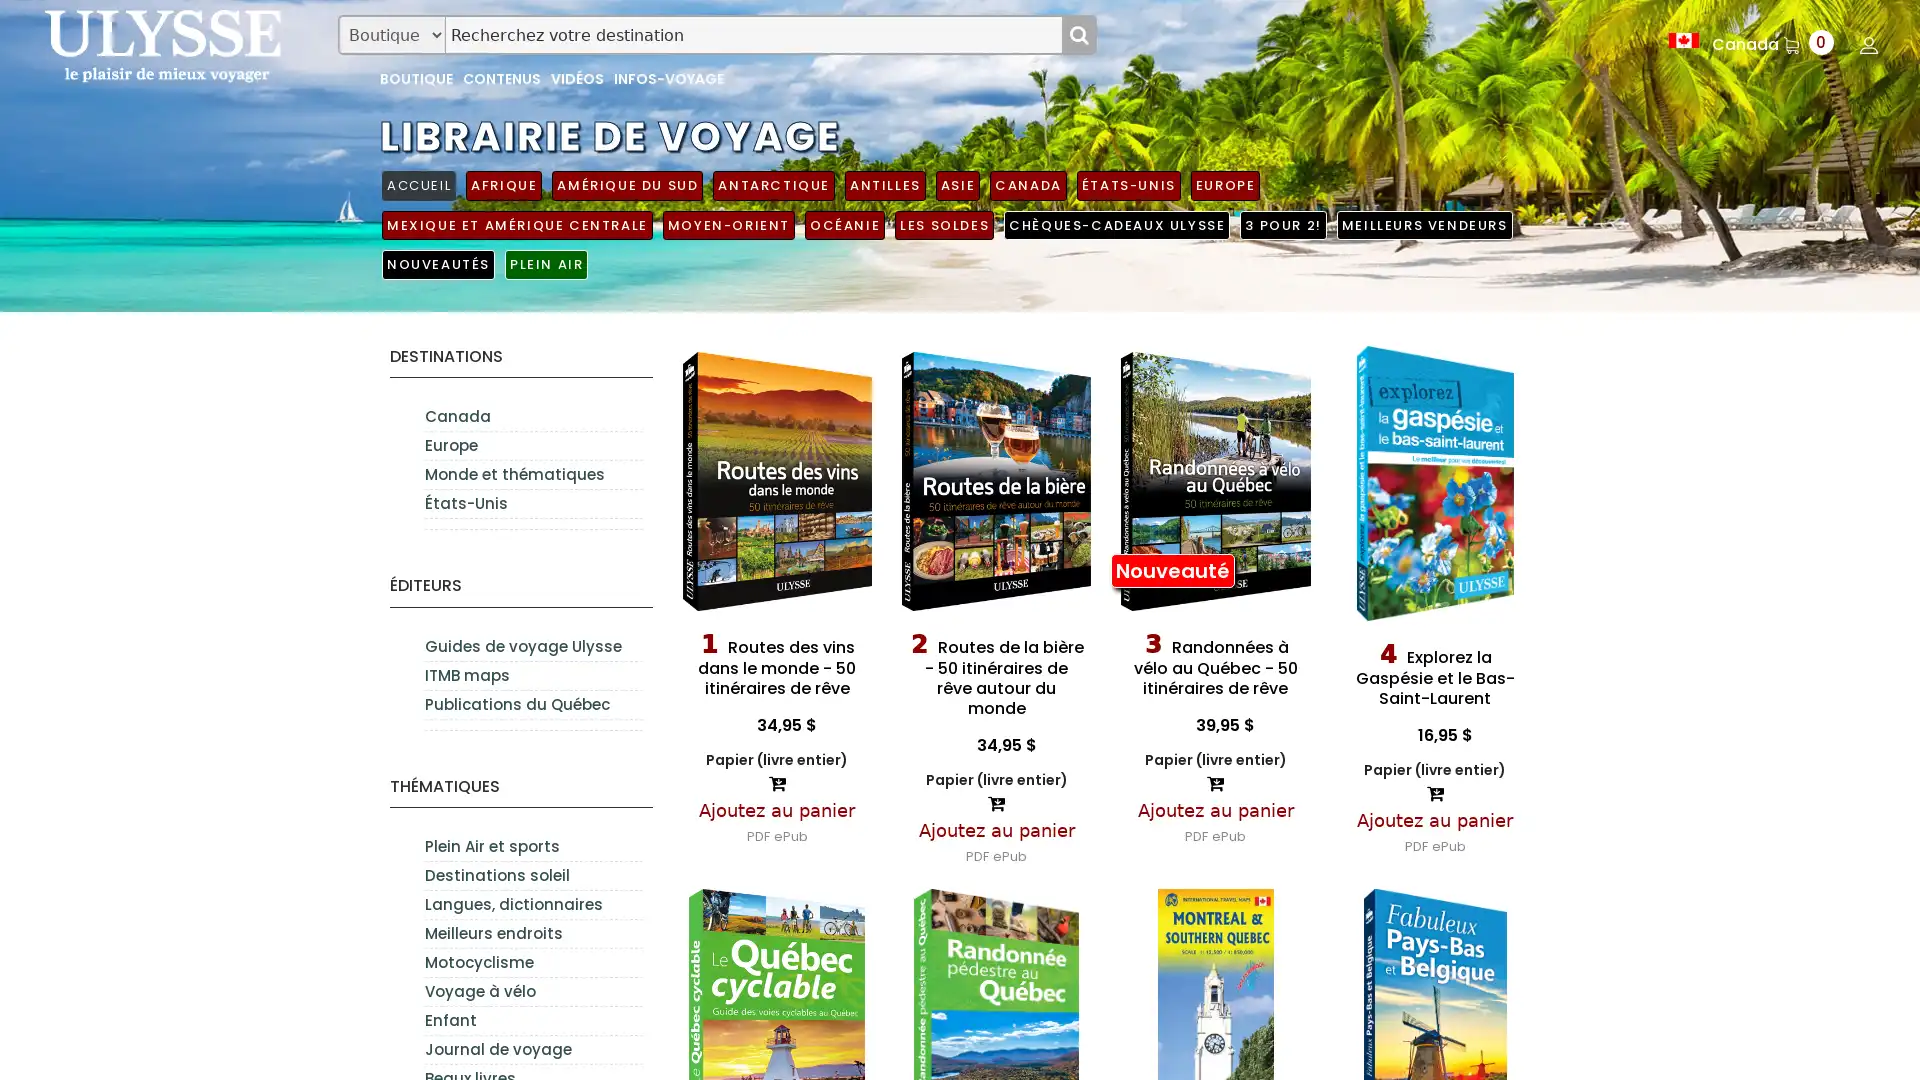 This screenshot has width=1920, height=1080. What do you see at coordinates (772, 185) in the screenshot?
I see `ANTARCTIQUE` at bounding box center [772, 185].